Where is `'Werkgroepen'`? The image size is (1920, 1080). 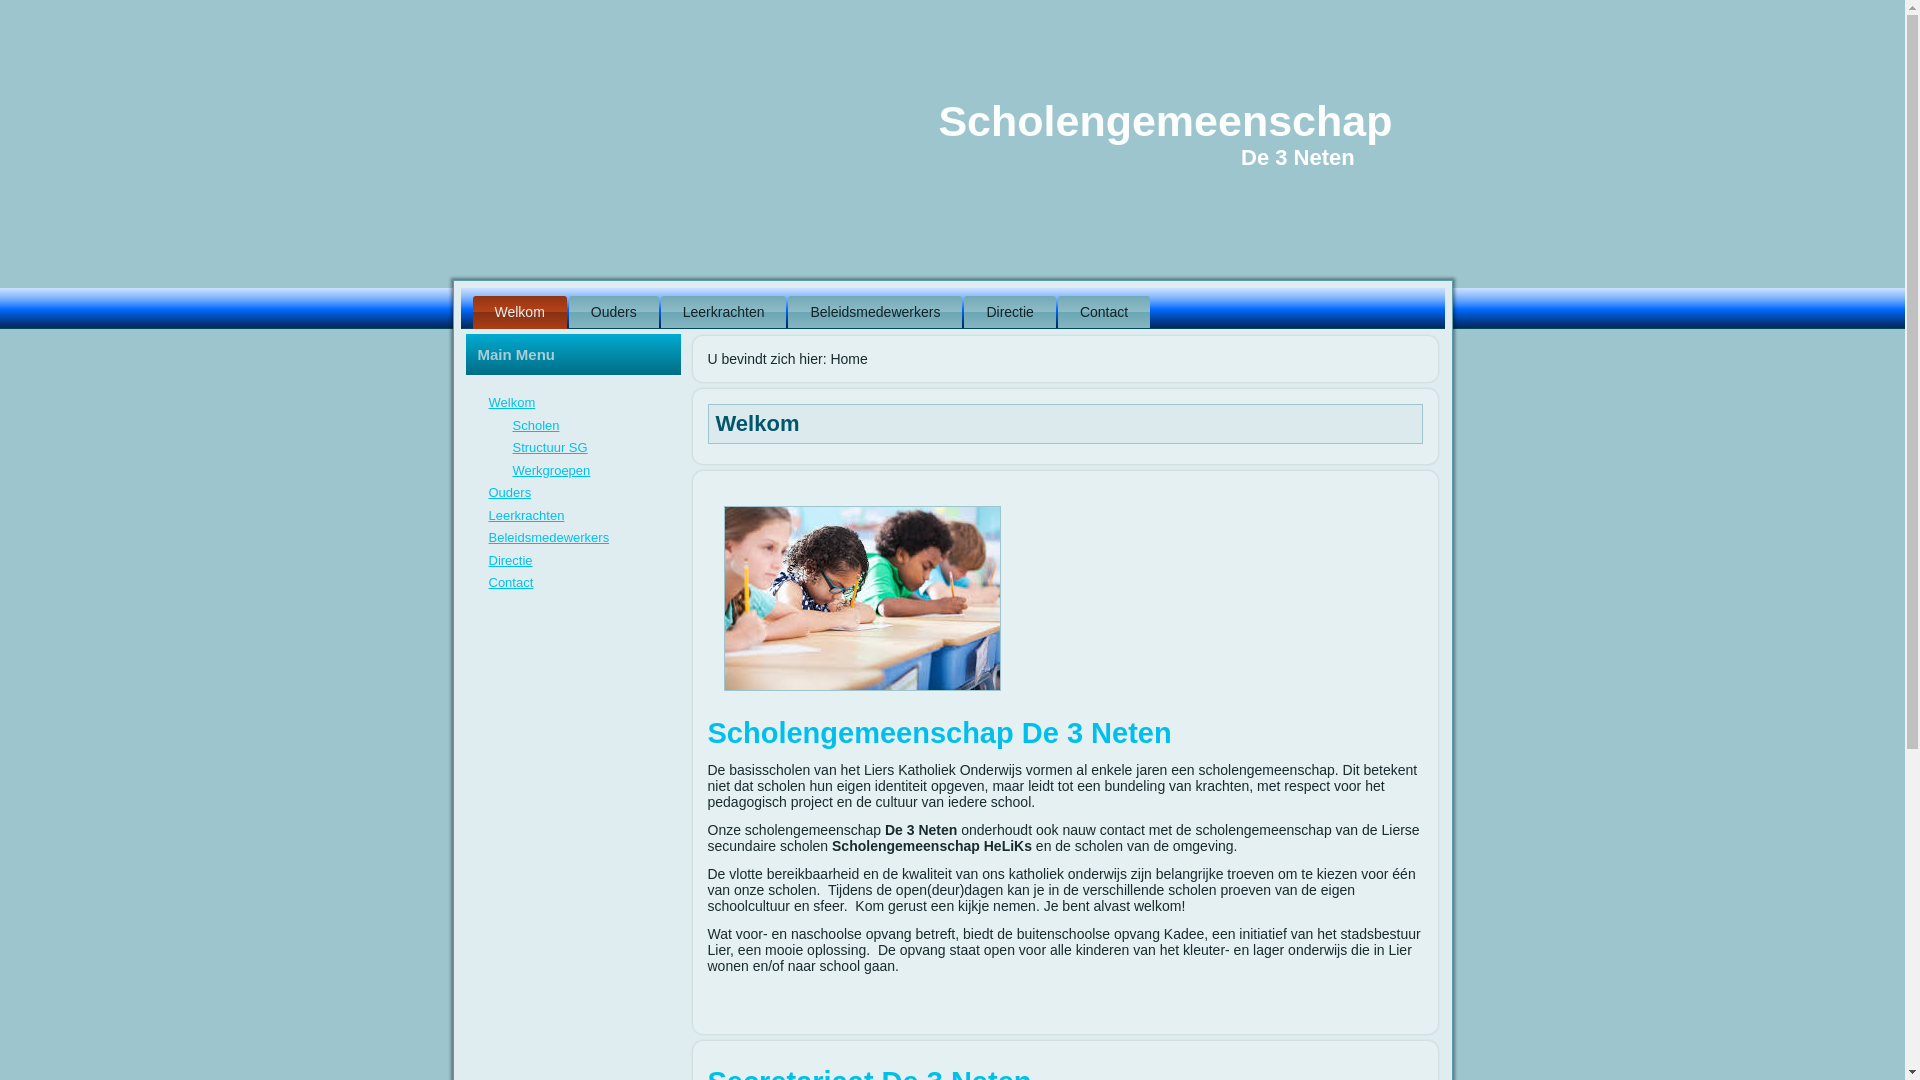
'Werkgroepen' is located at coordinates (551, 469).